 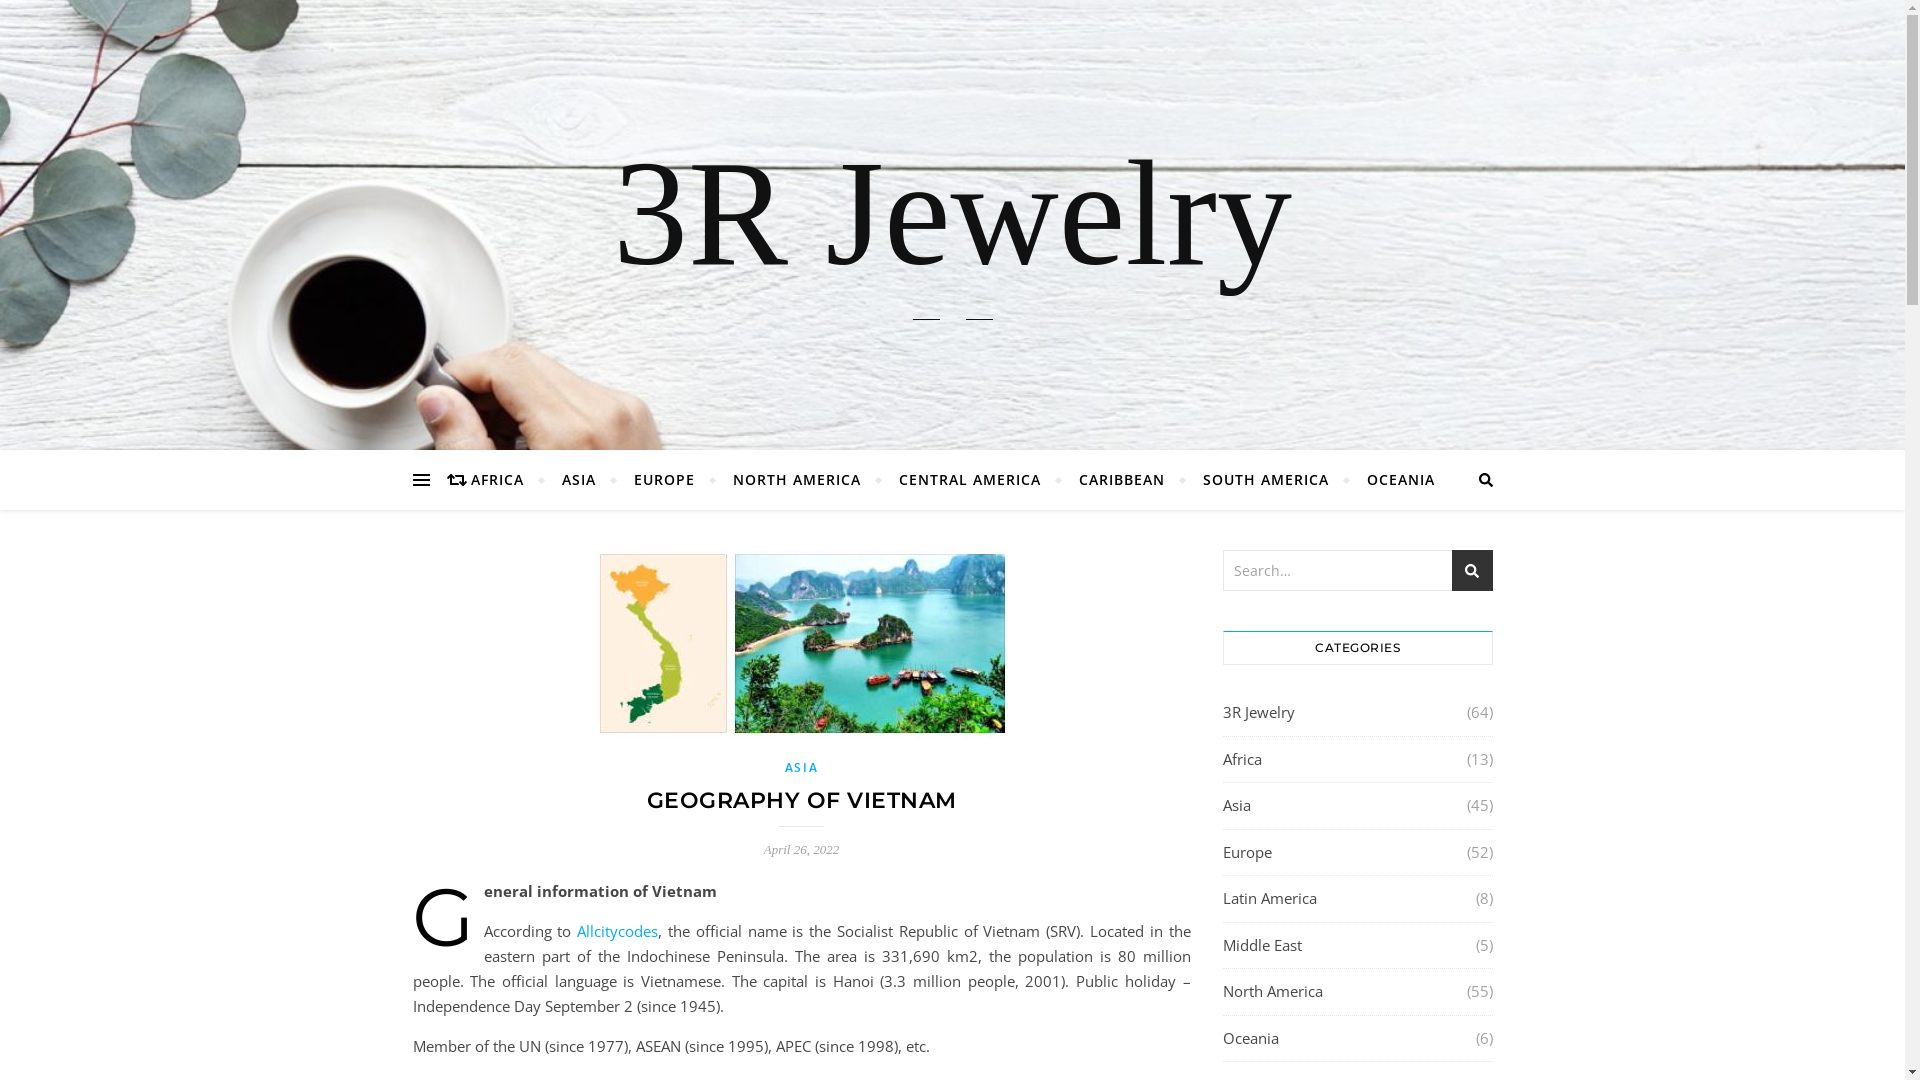 What do you see at coordinates (1472, 570) in the screenshot?
I see `'st'` at bounding box center [1472, 570].